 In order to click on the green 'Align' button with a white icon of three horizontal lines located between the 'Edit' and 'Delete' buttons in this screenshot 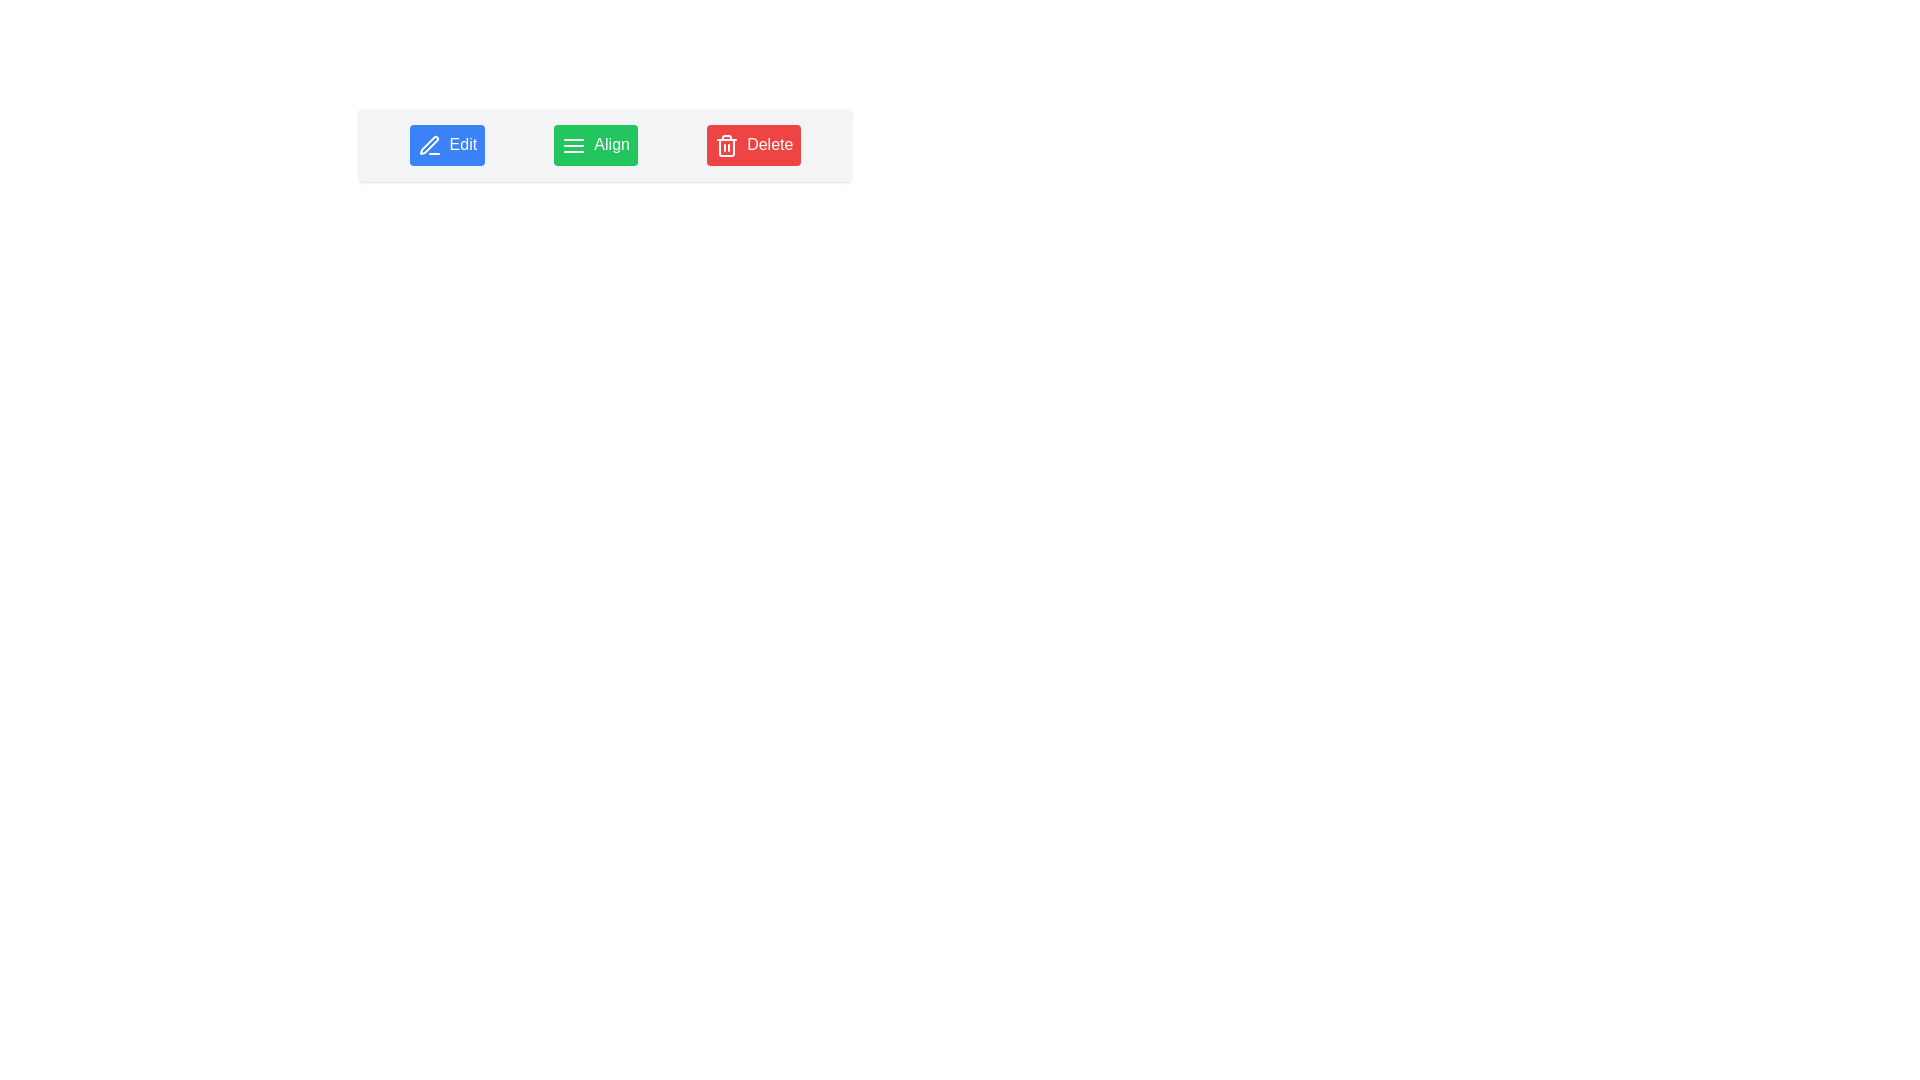, I will do `click(595, 144)`.